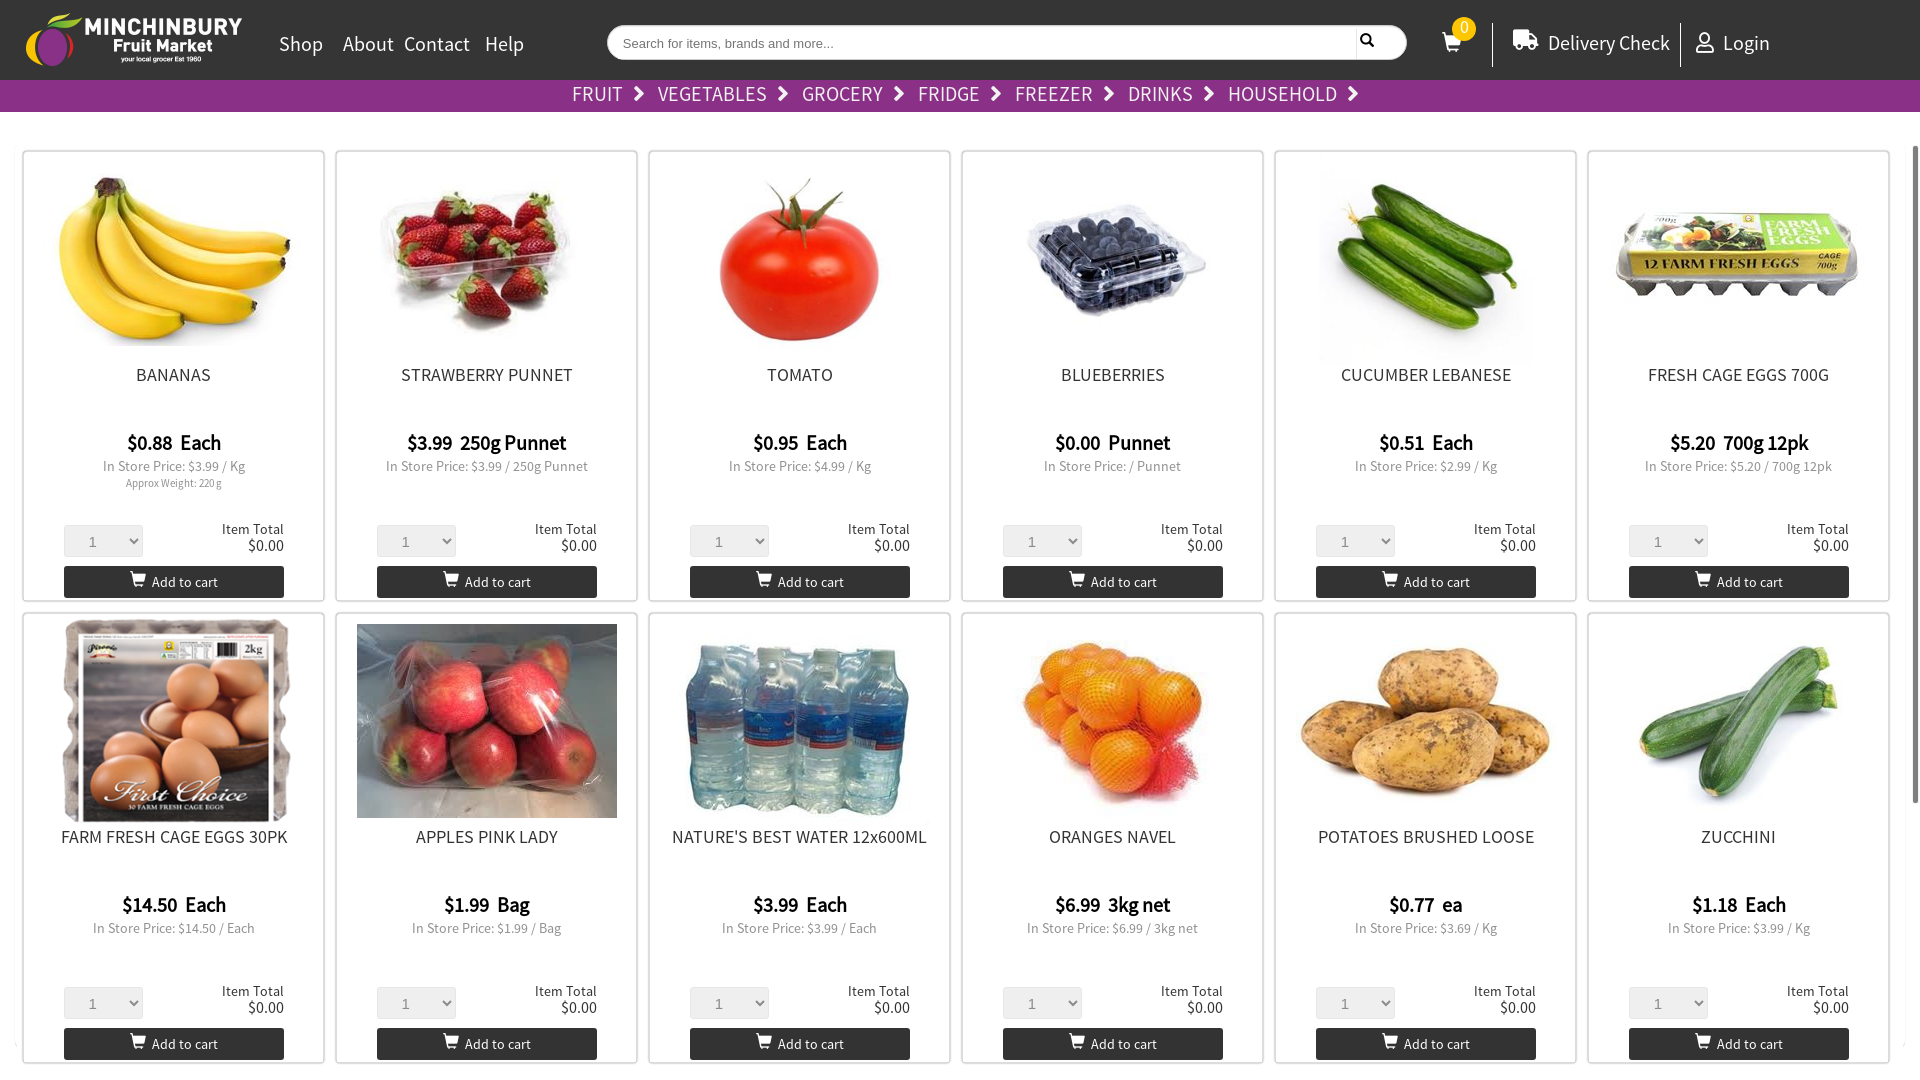  What do you see at coordinates (1298, 95) in the screenshot?
I see `'HOUSEHOLD'` at bounding box center [1298, 95].